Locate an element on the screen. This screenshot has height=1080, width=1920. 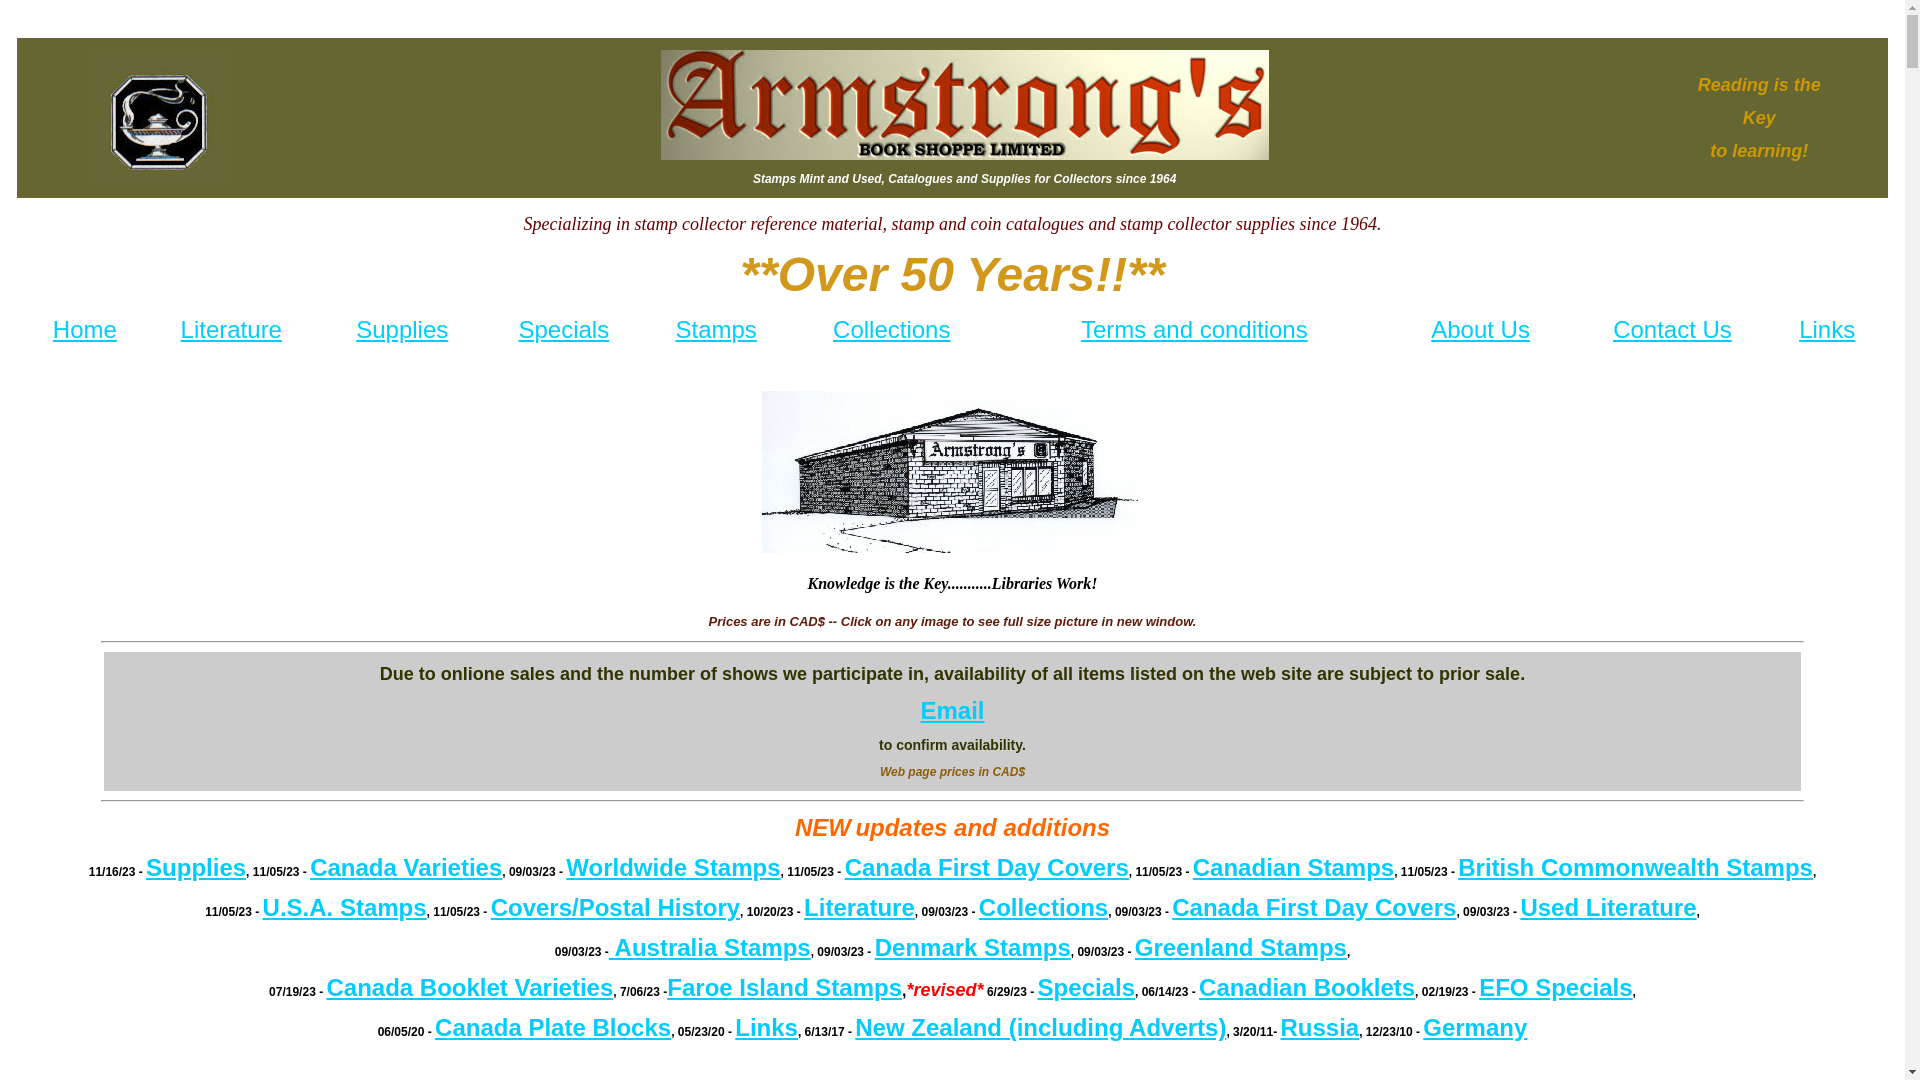
'Germany' is located at coordinates (1474, 1027).